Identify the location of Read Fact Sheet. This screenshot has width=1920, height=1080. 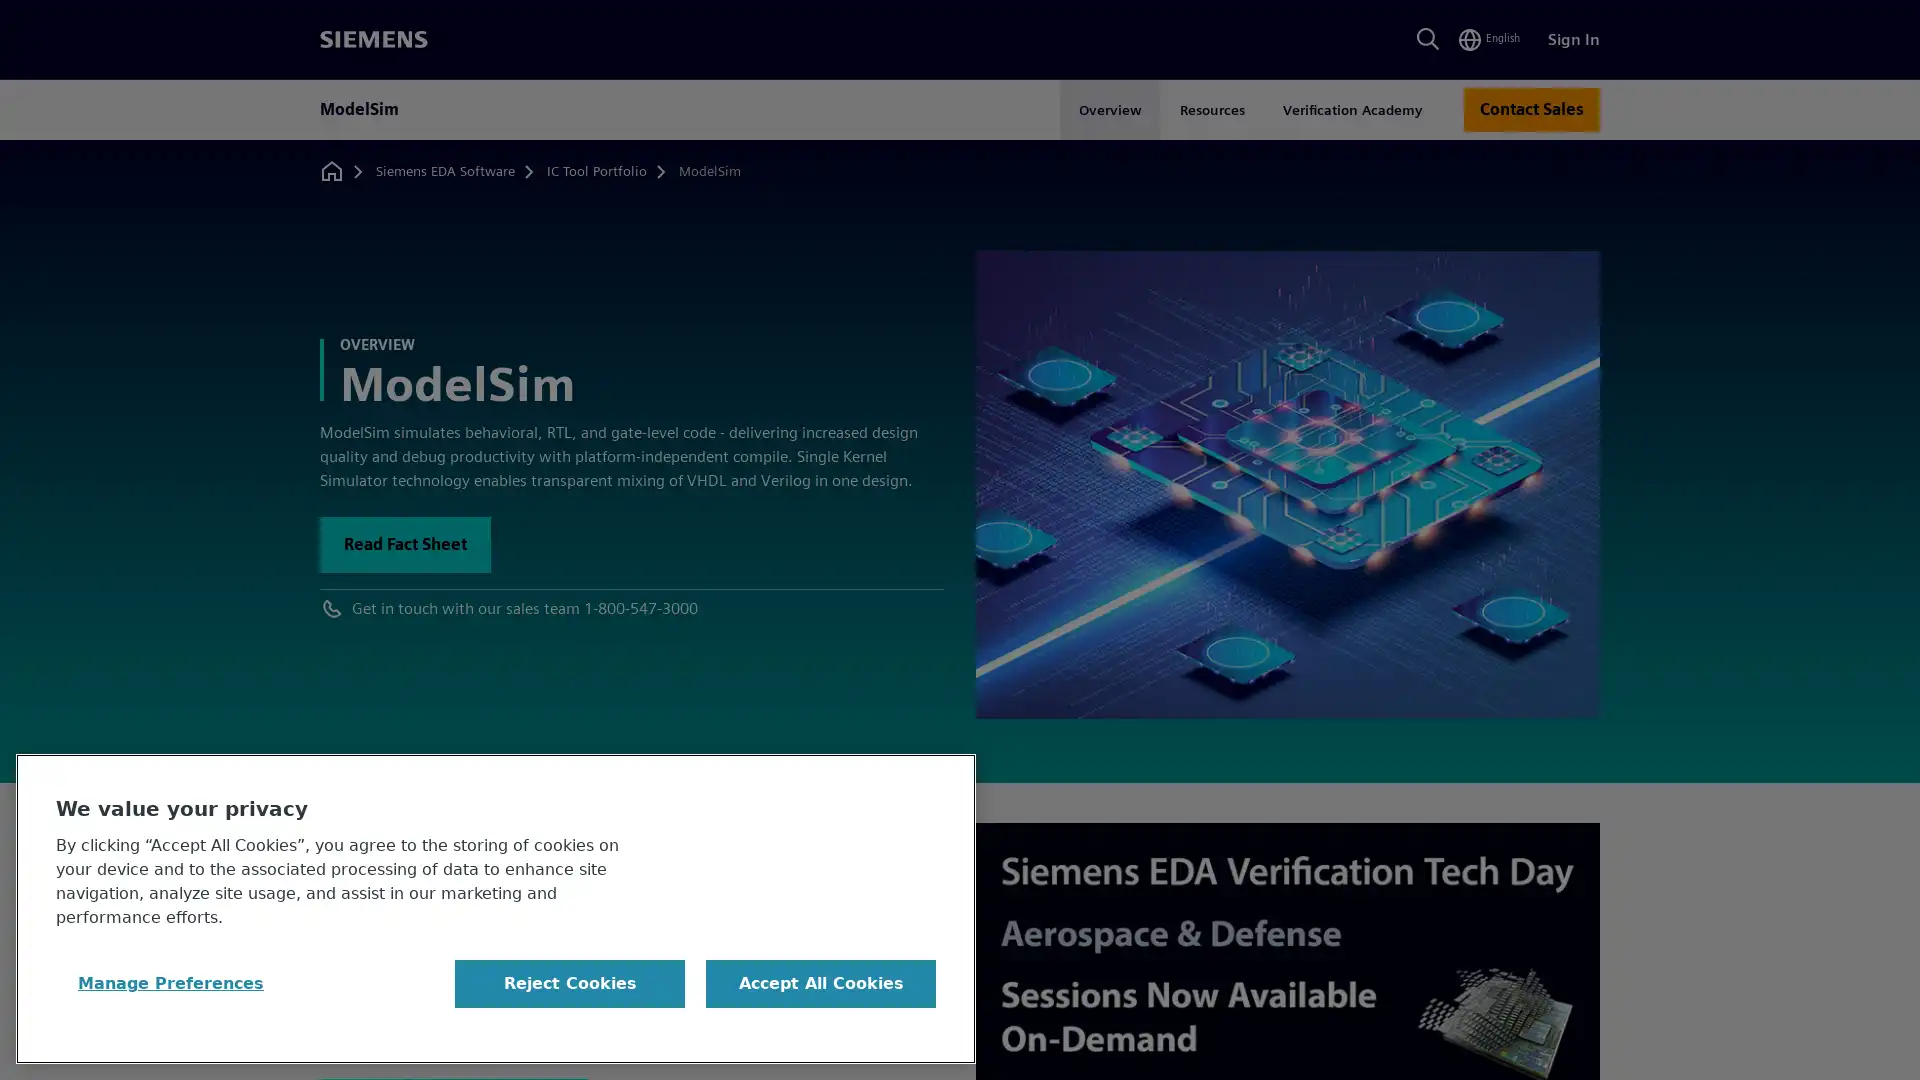
(404, 544).